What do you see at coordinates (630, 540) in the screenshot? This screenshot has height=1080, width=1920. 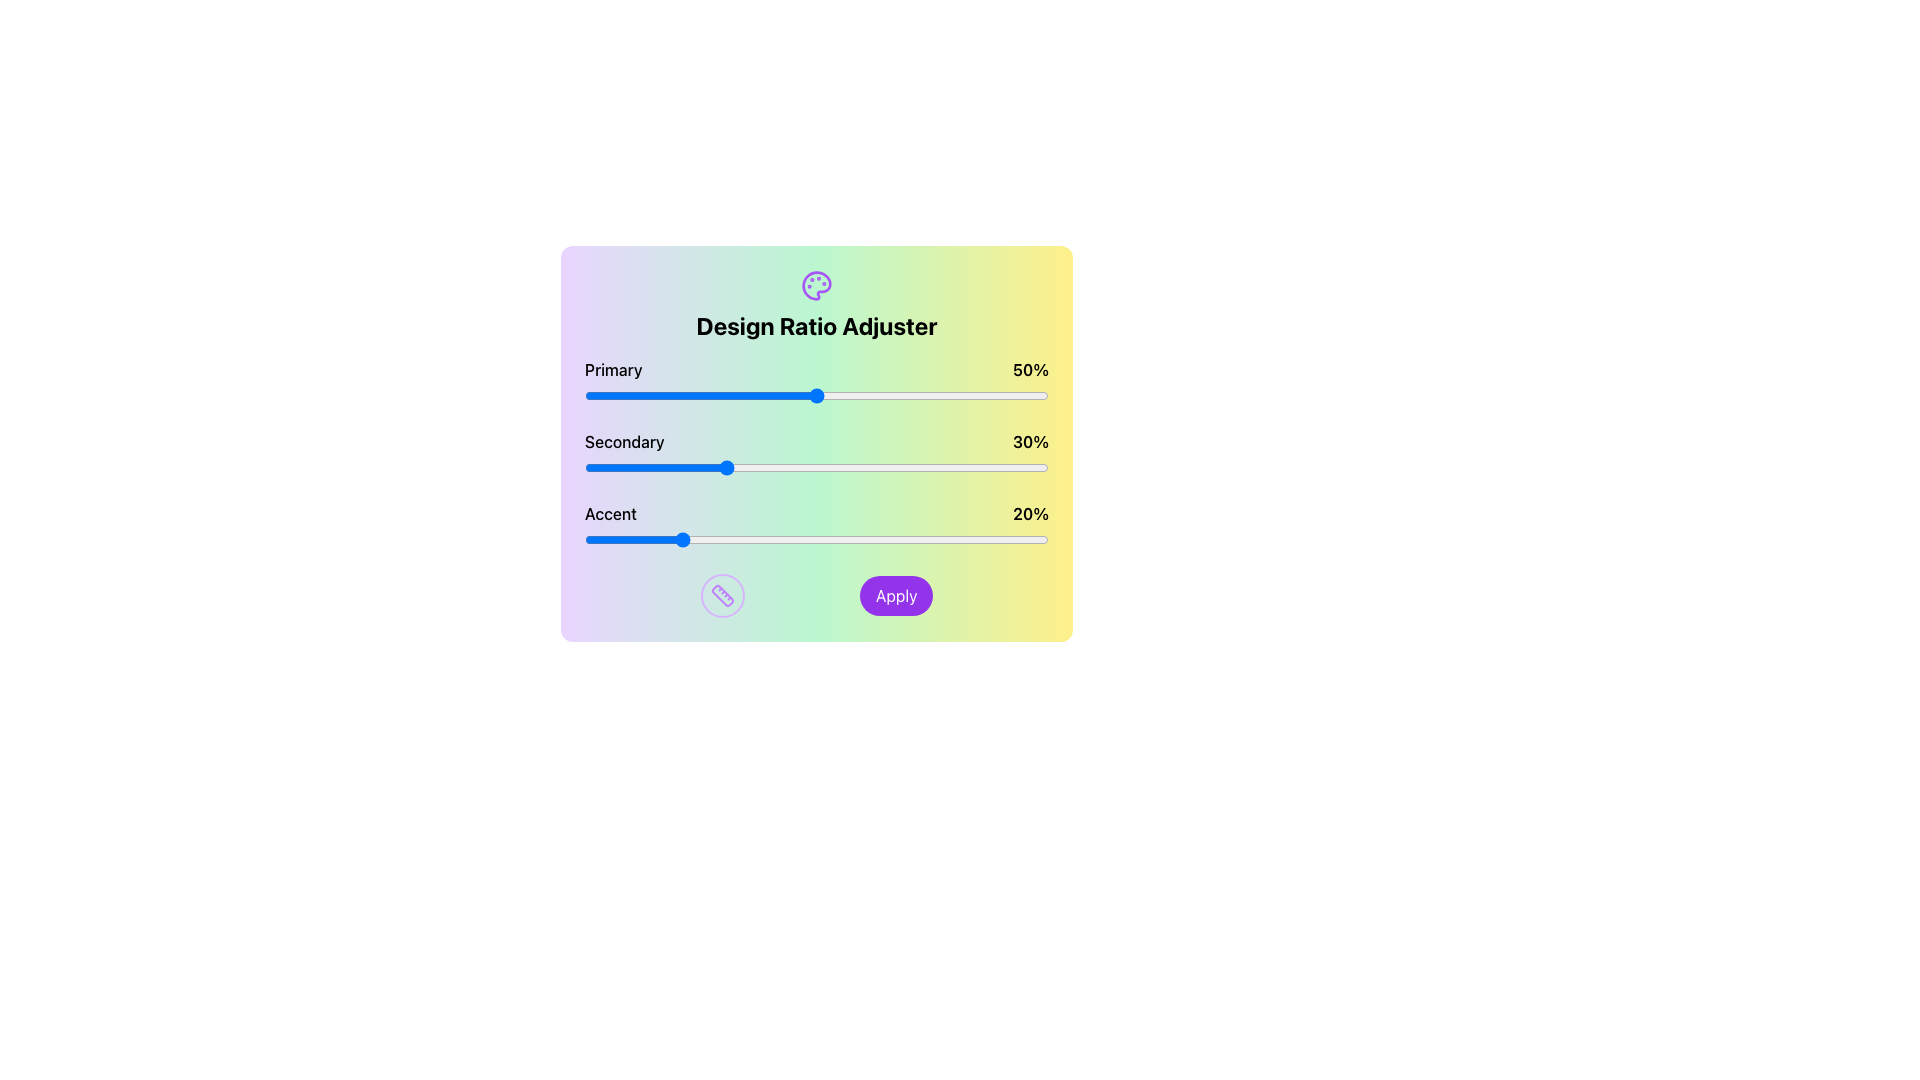 I see `the accent ratio slider` at bounding box center [630, 540].